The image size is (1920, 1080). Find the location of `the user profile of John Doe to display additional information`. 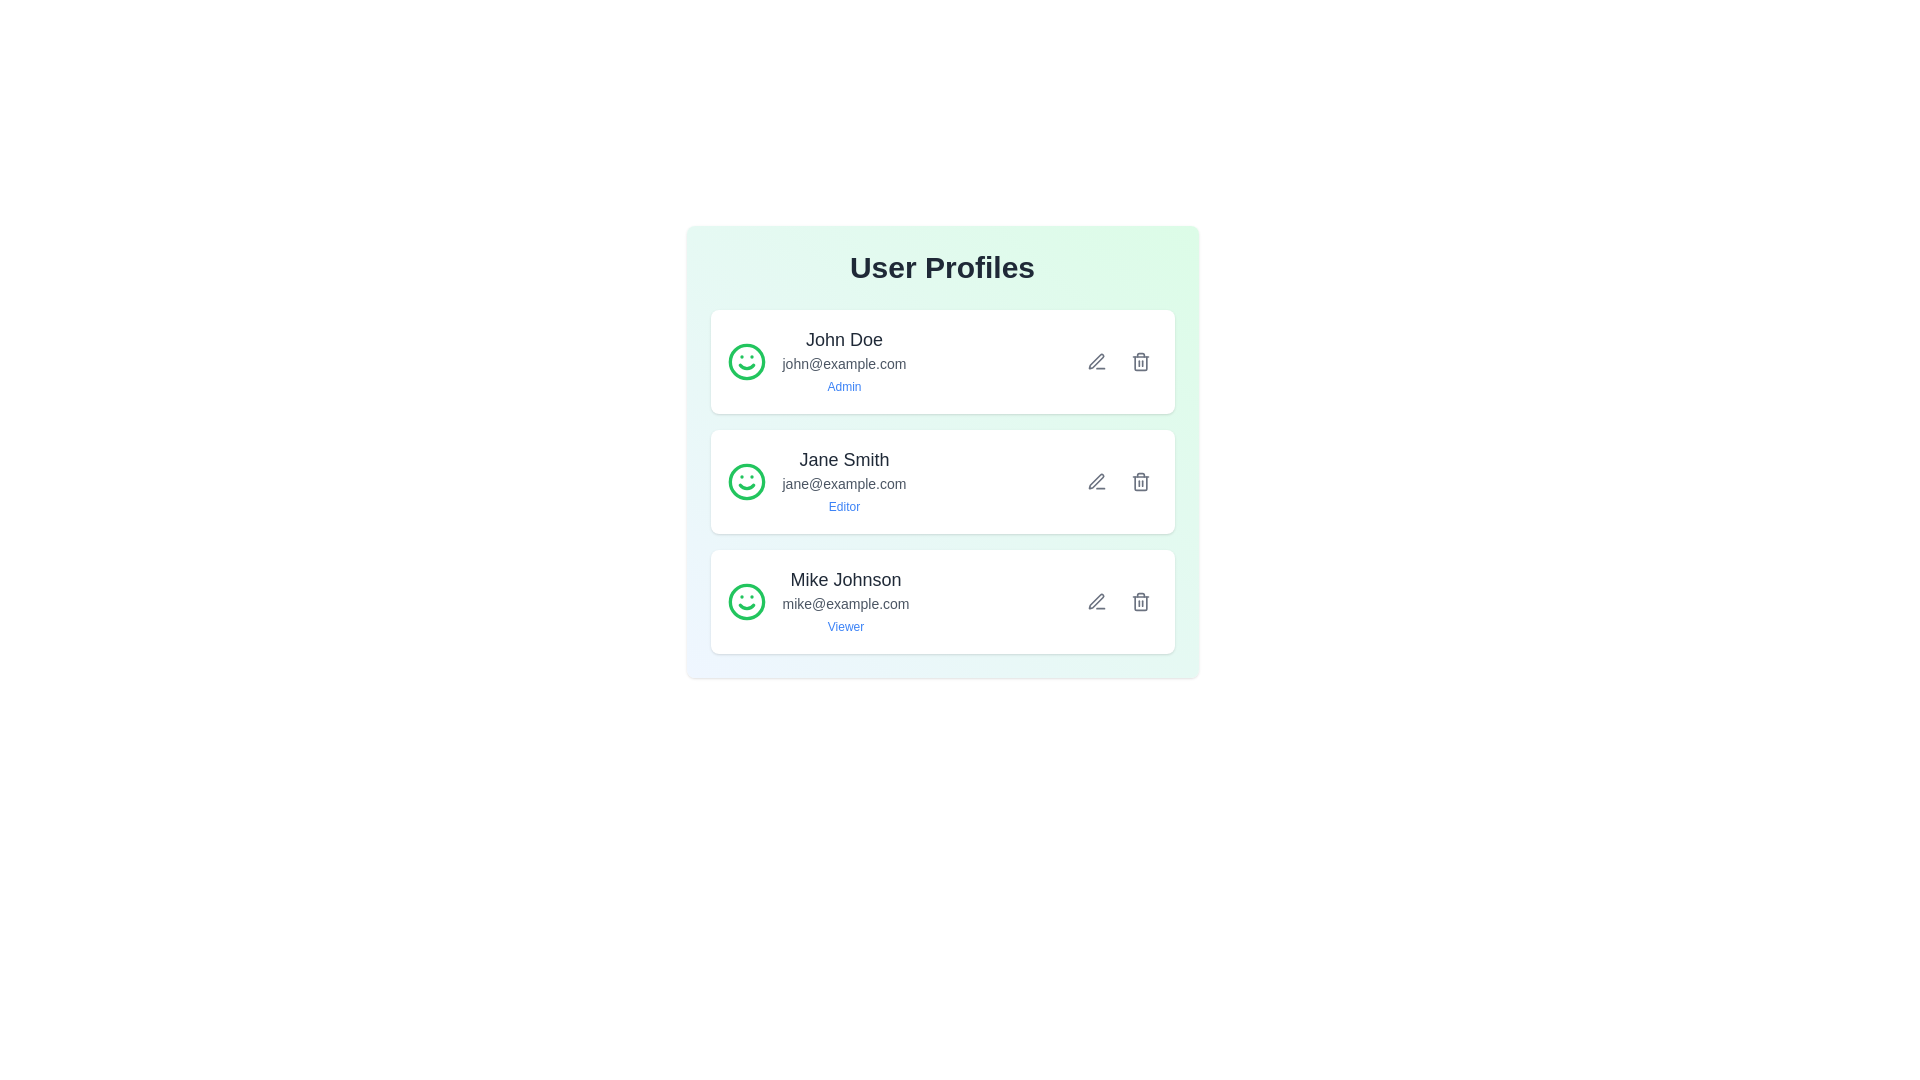

the user profile of John Doe to display additional information is located at coordinates (816, 362).